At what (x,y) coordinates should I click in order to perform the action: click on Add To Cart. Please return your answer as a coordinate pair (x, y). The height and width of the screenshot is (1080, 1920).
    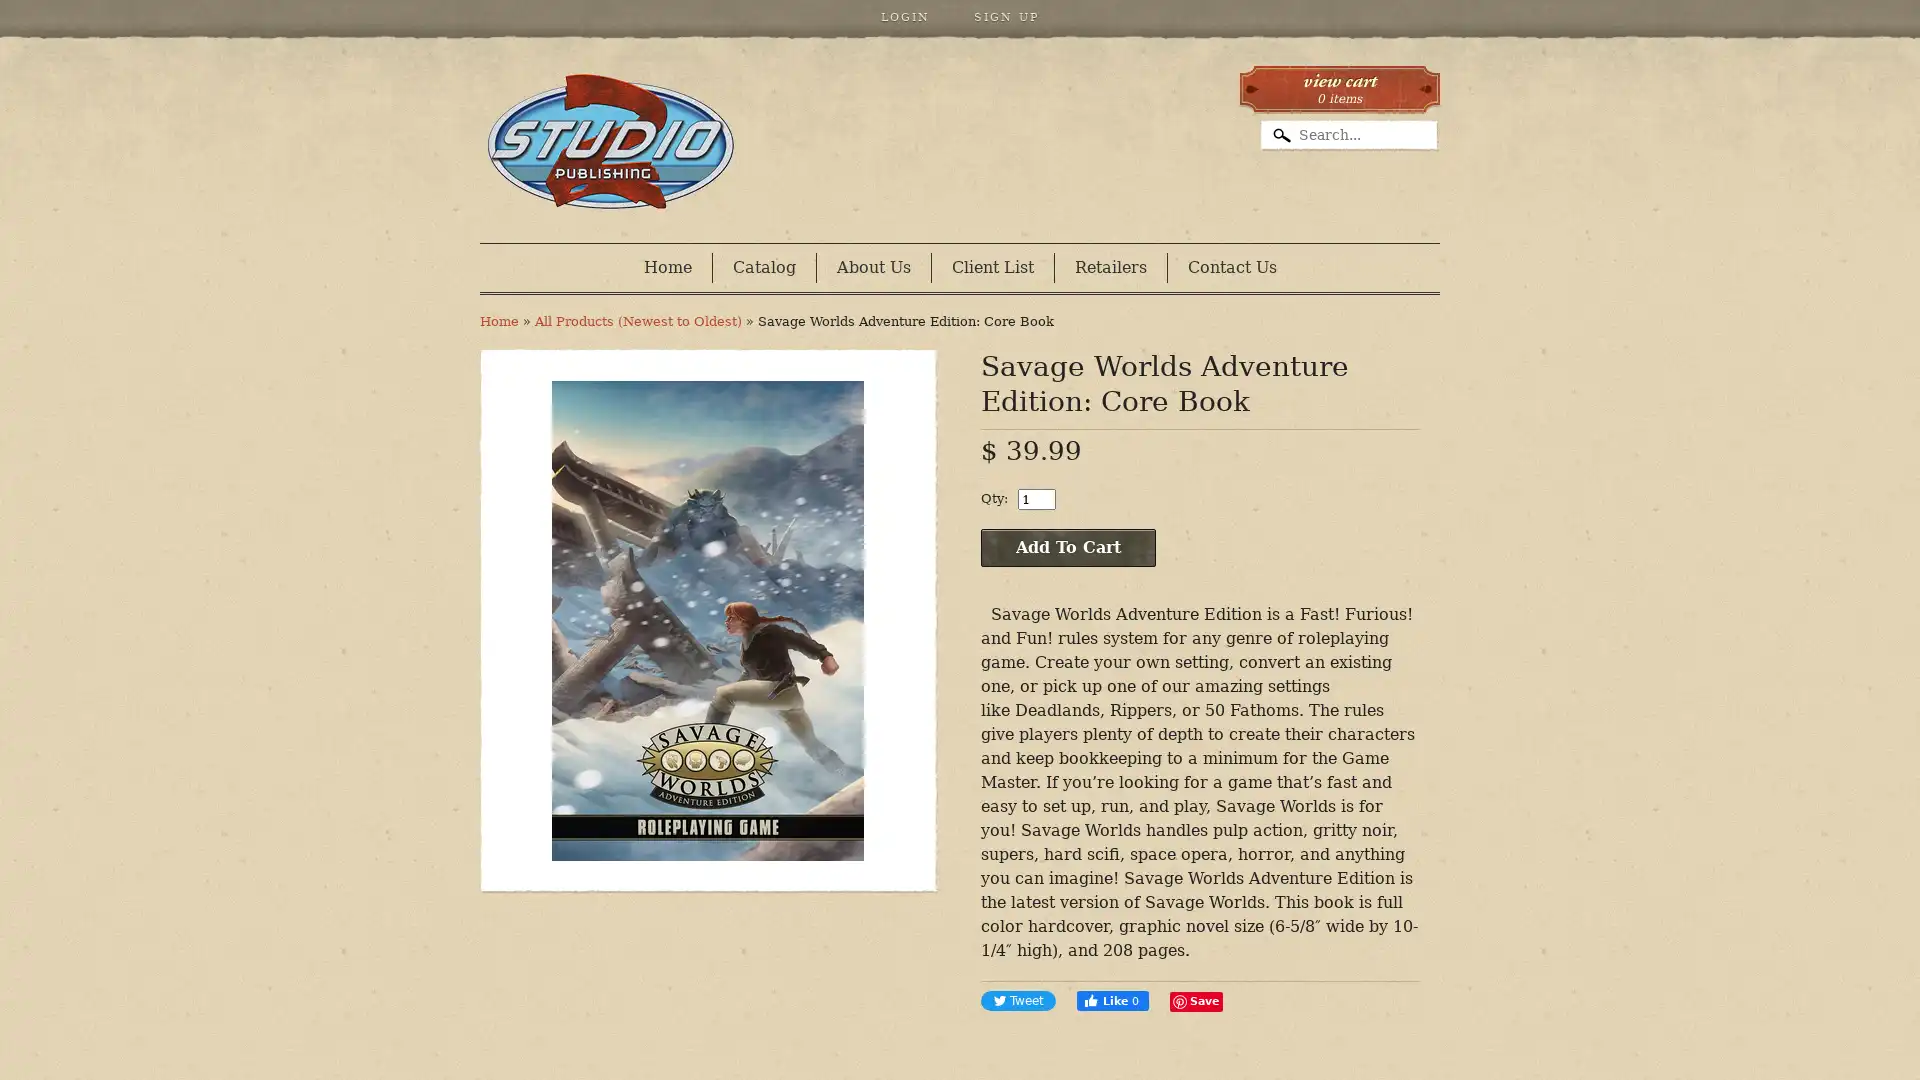
    Looking at the image, I should click on (1067, 547).